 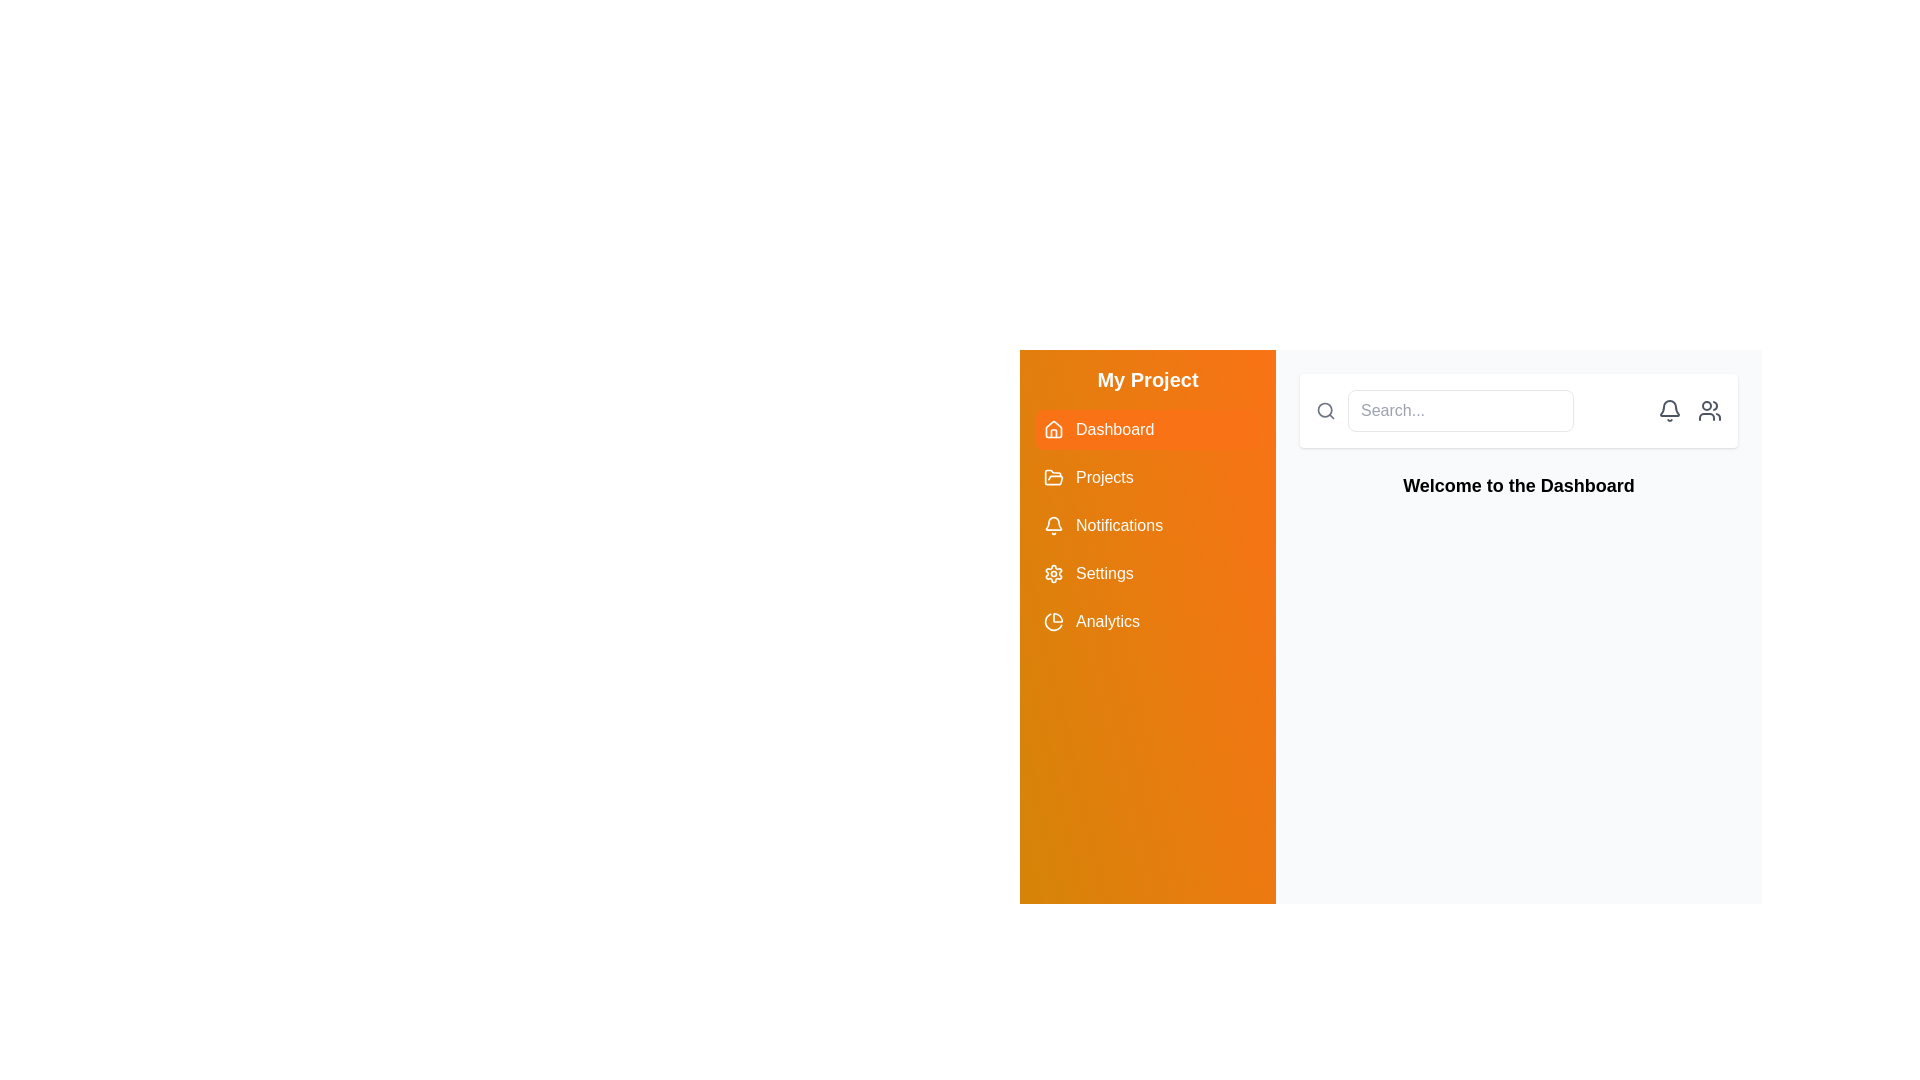 What do you see at coordinates (1325, 410) in the screenshot?
I see `the search icon located to the far left of the search bar to focus on the adjacent search input field` at bounding box center [1325, 410].